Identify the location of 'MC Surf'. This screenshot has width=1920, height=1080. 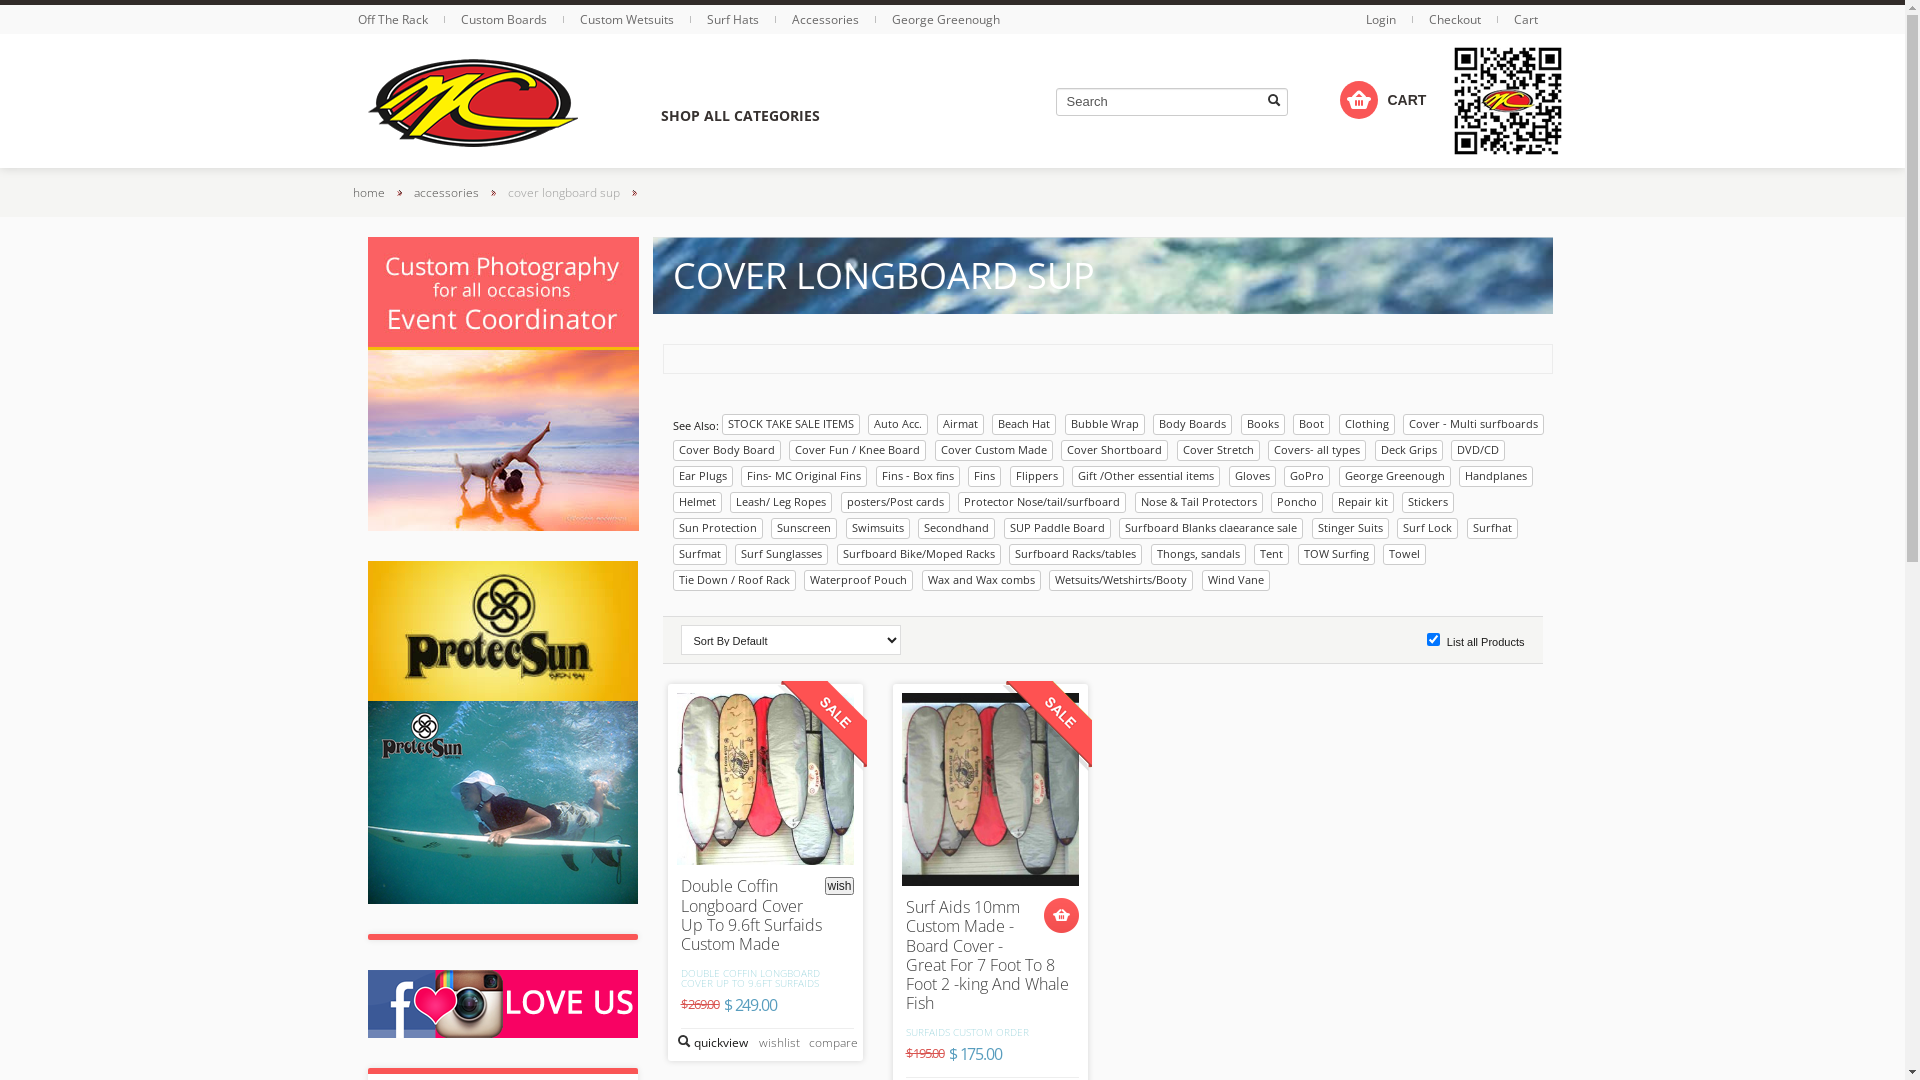
(472, 100).